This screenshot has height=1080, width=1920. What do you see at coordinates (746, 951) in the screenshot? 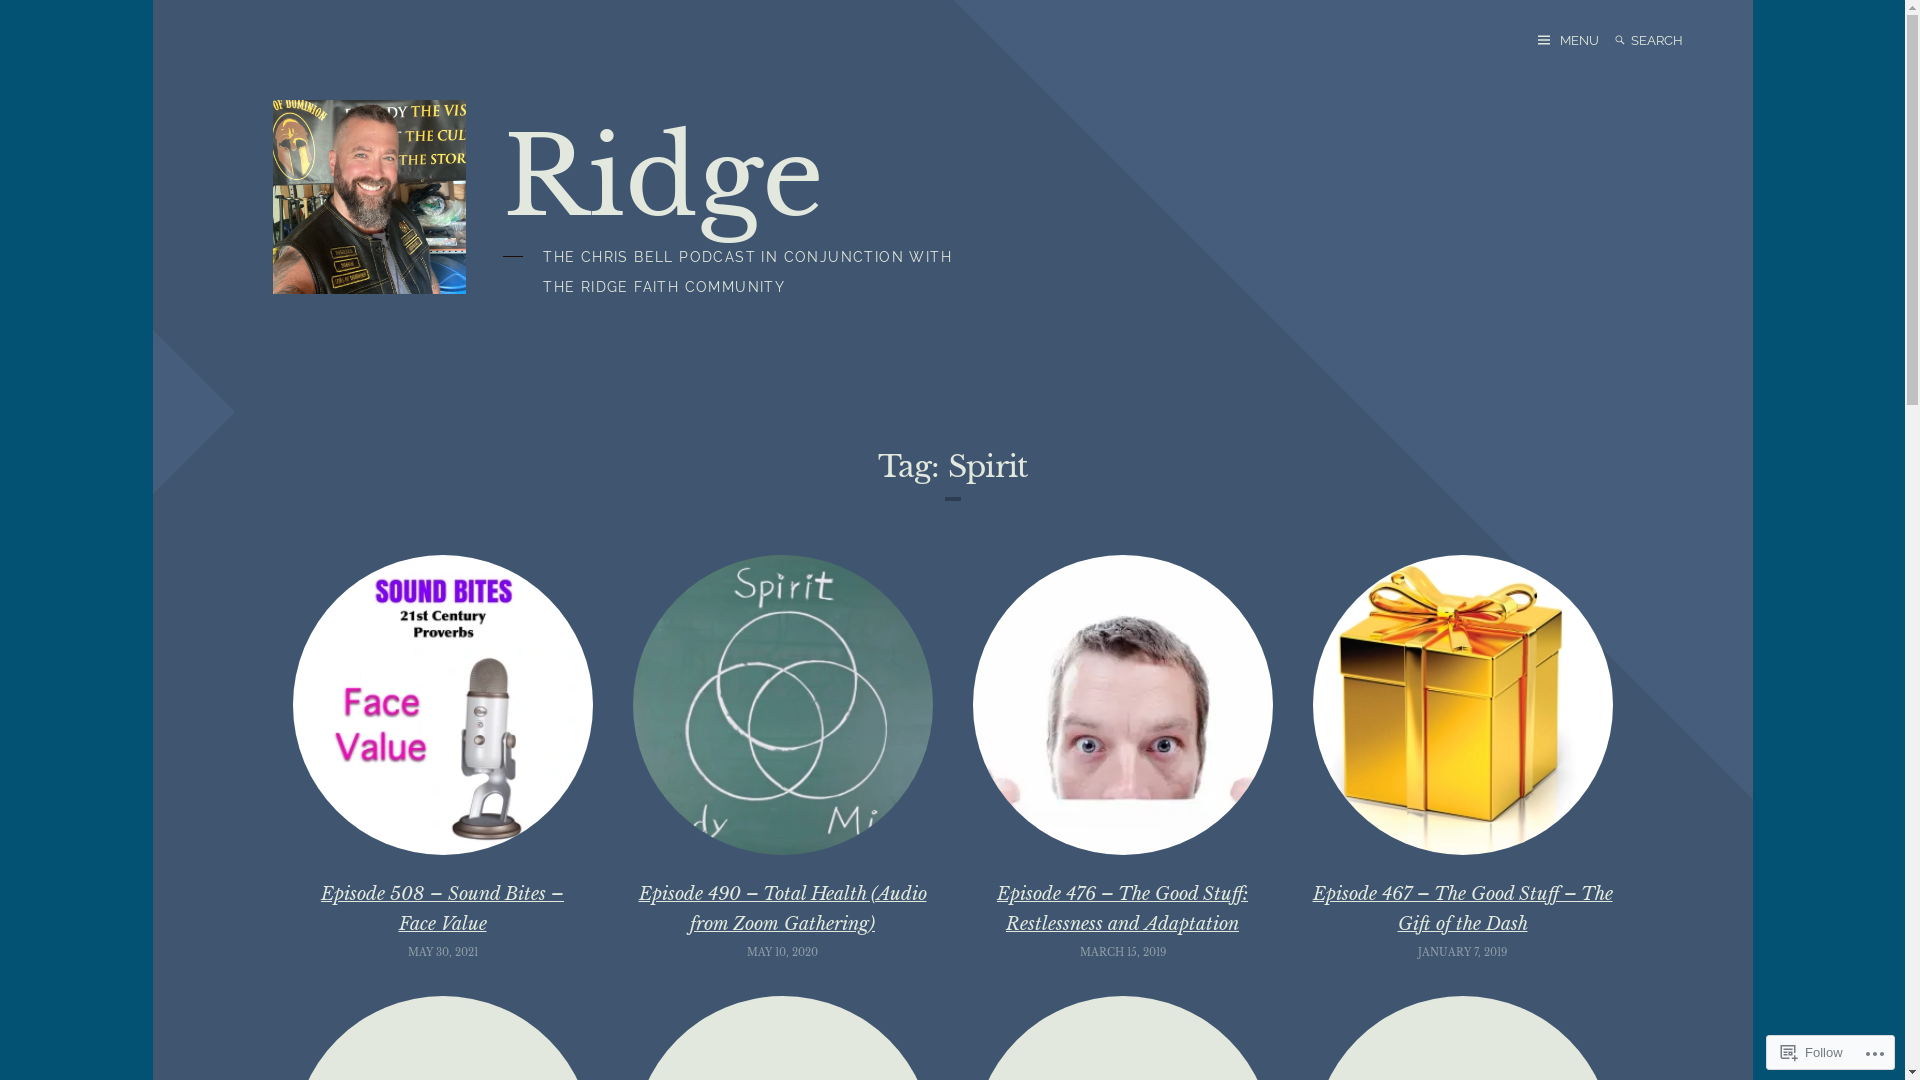
I see `'MAY 10, 2020'` at bounding box center [746, 951].